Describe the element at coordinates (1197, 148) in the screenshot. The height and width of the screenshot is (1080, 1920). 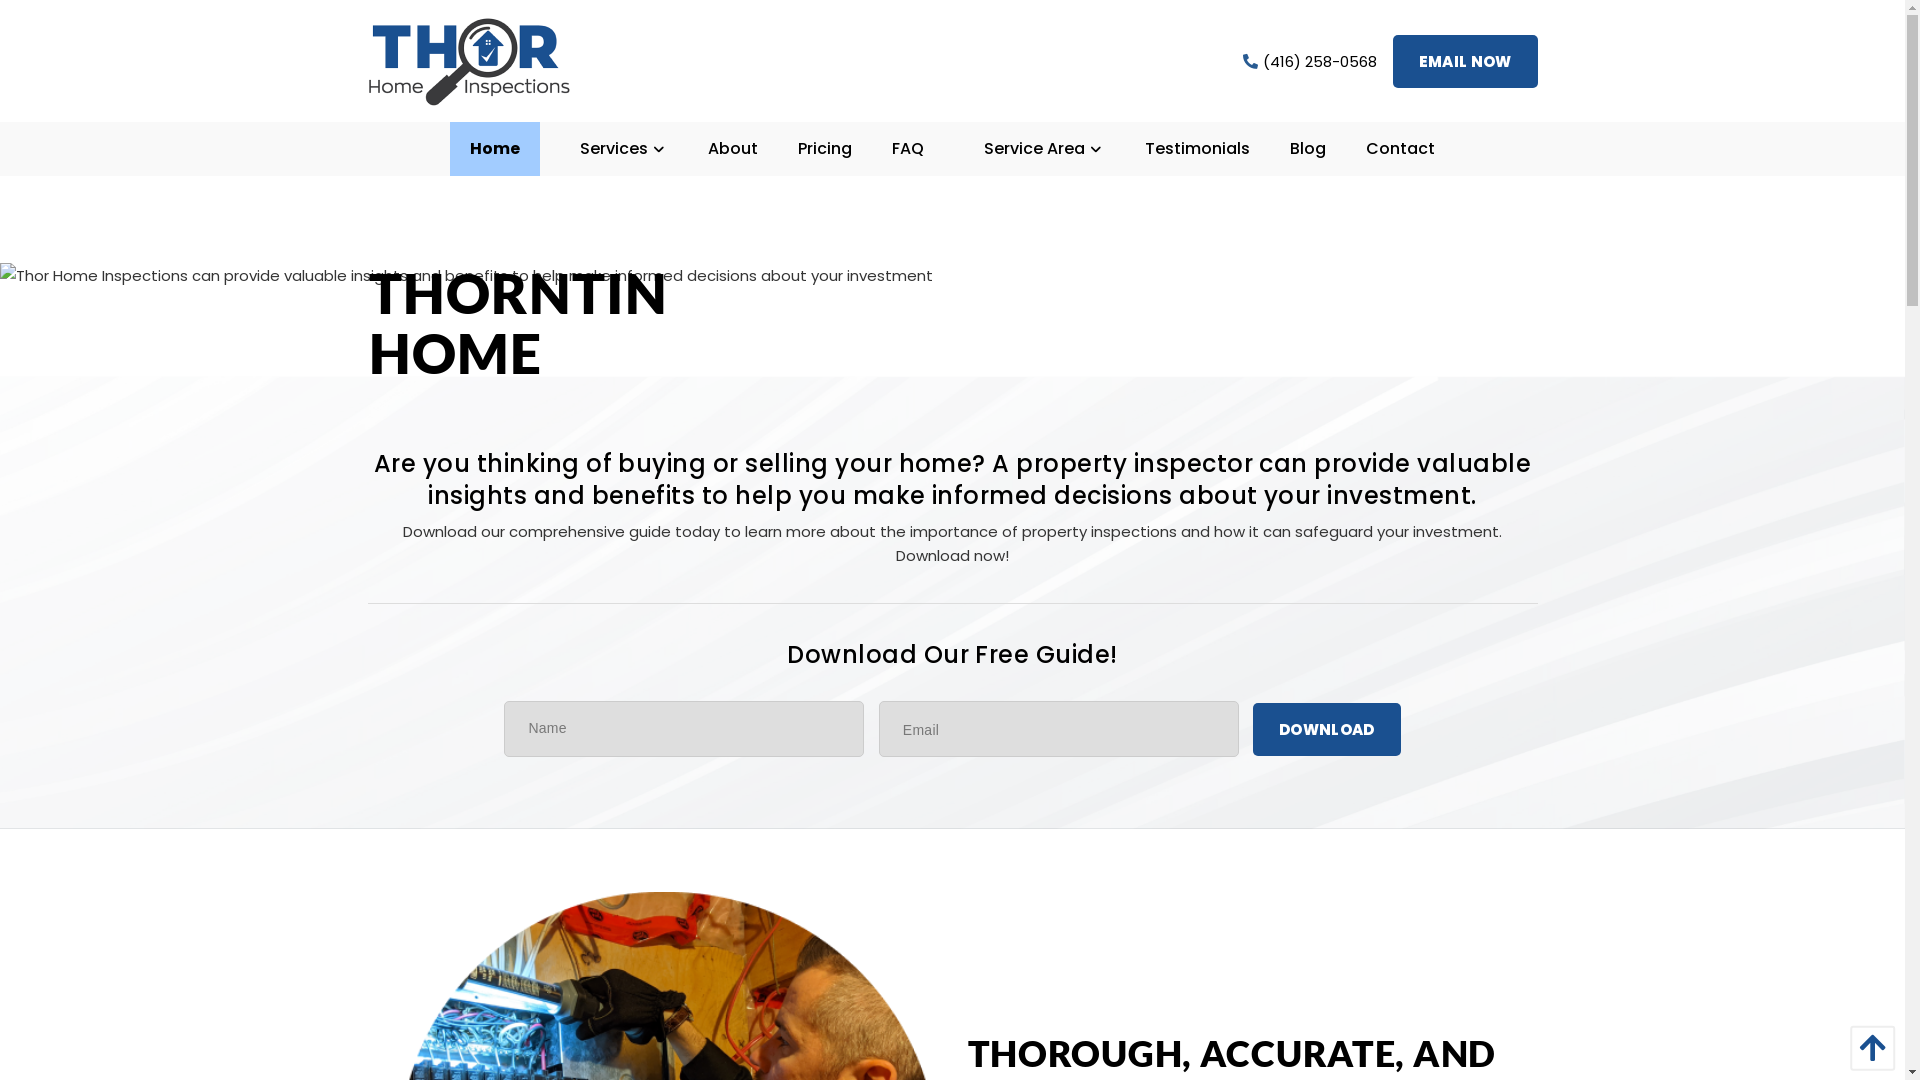
I see `'Testimonials'` at that location.